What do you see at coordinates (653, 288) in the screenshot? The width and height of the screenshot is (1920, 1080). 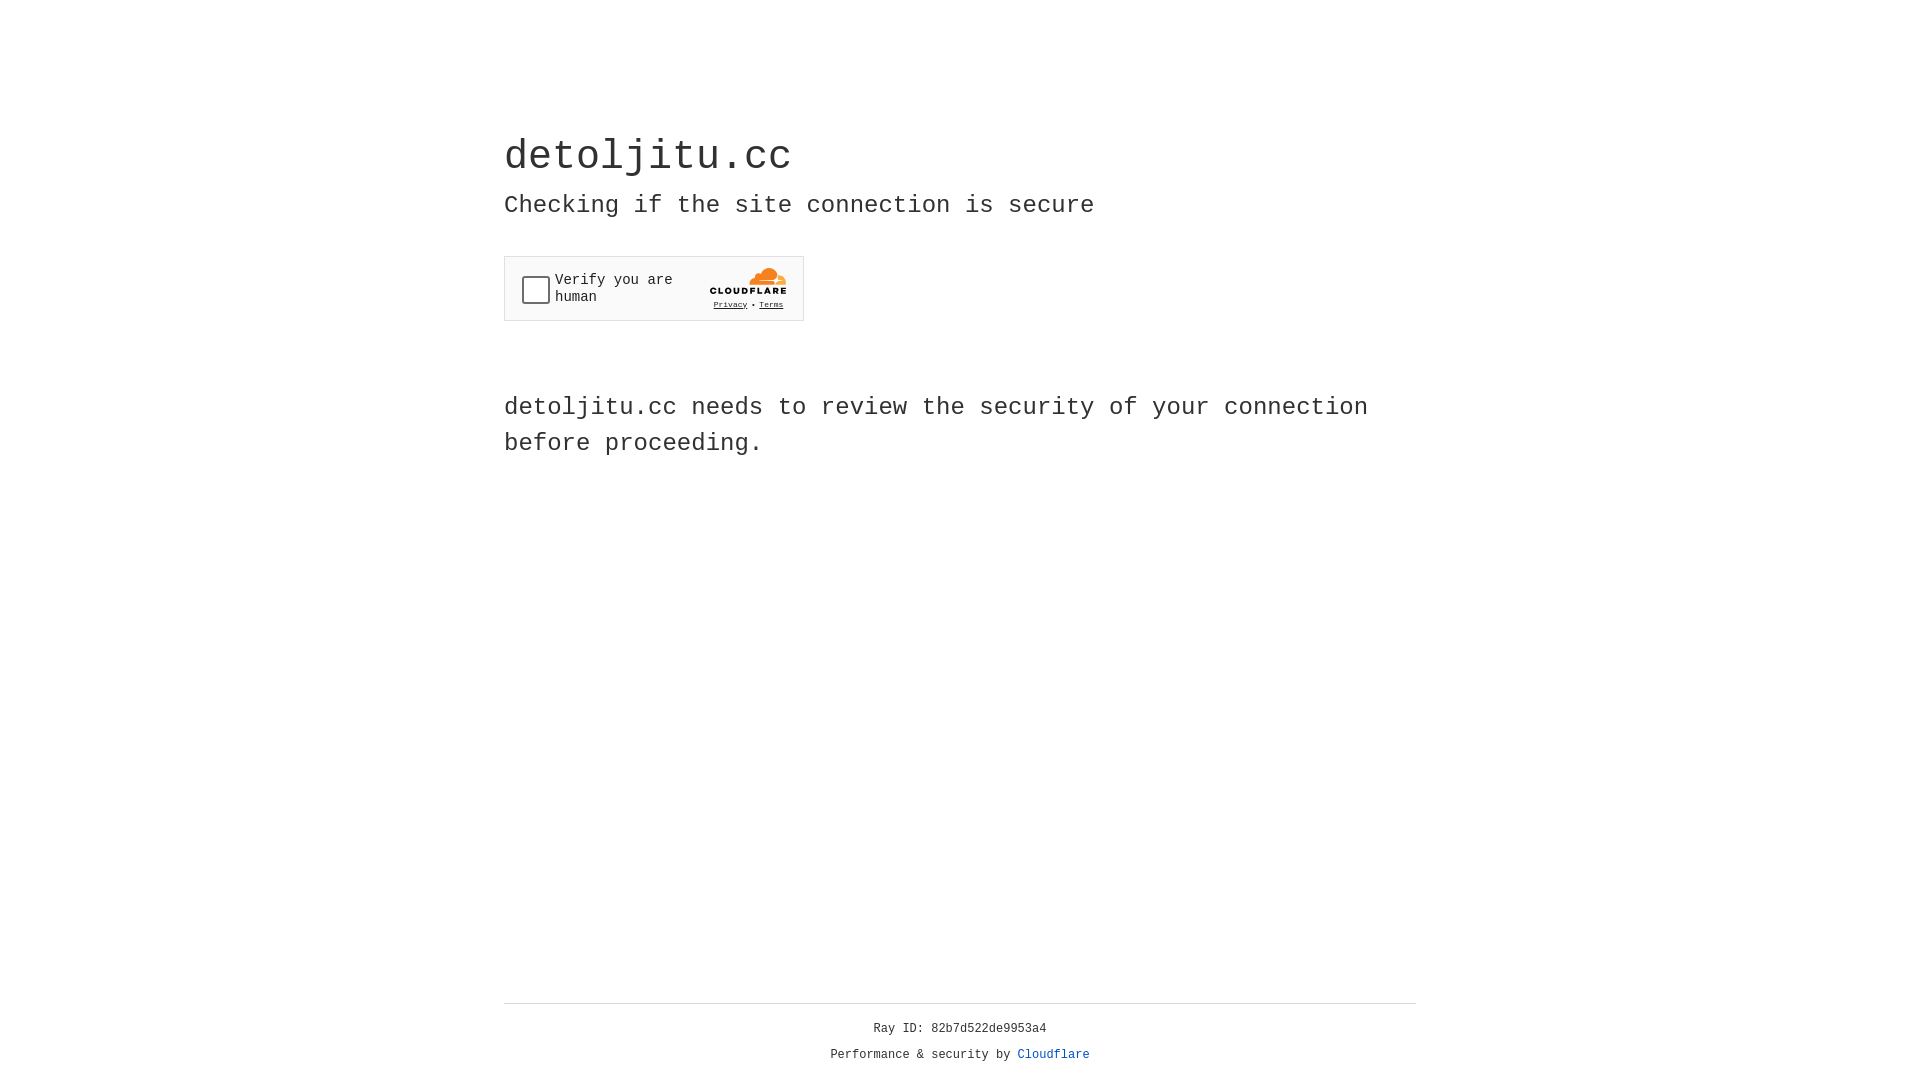 I see `'Widget containing a Cloudflare security challenge'` at bounding box center [653, 288].